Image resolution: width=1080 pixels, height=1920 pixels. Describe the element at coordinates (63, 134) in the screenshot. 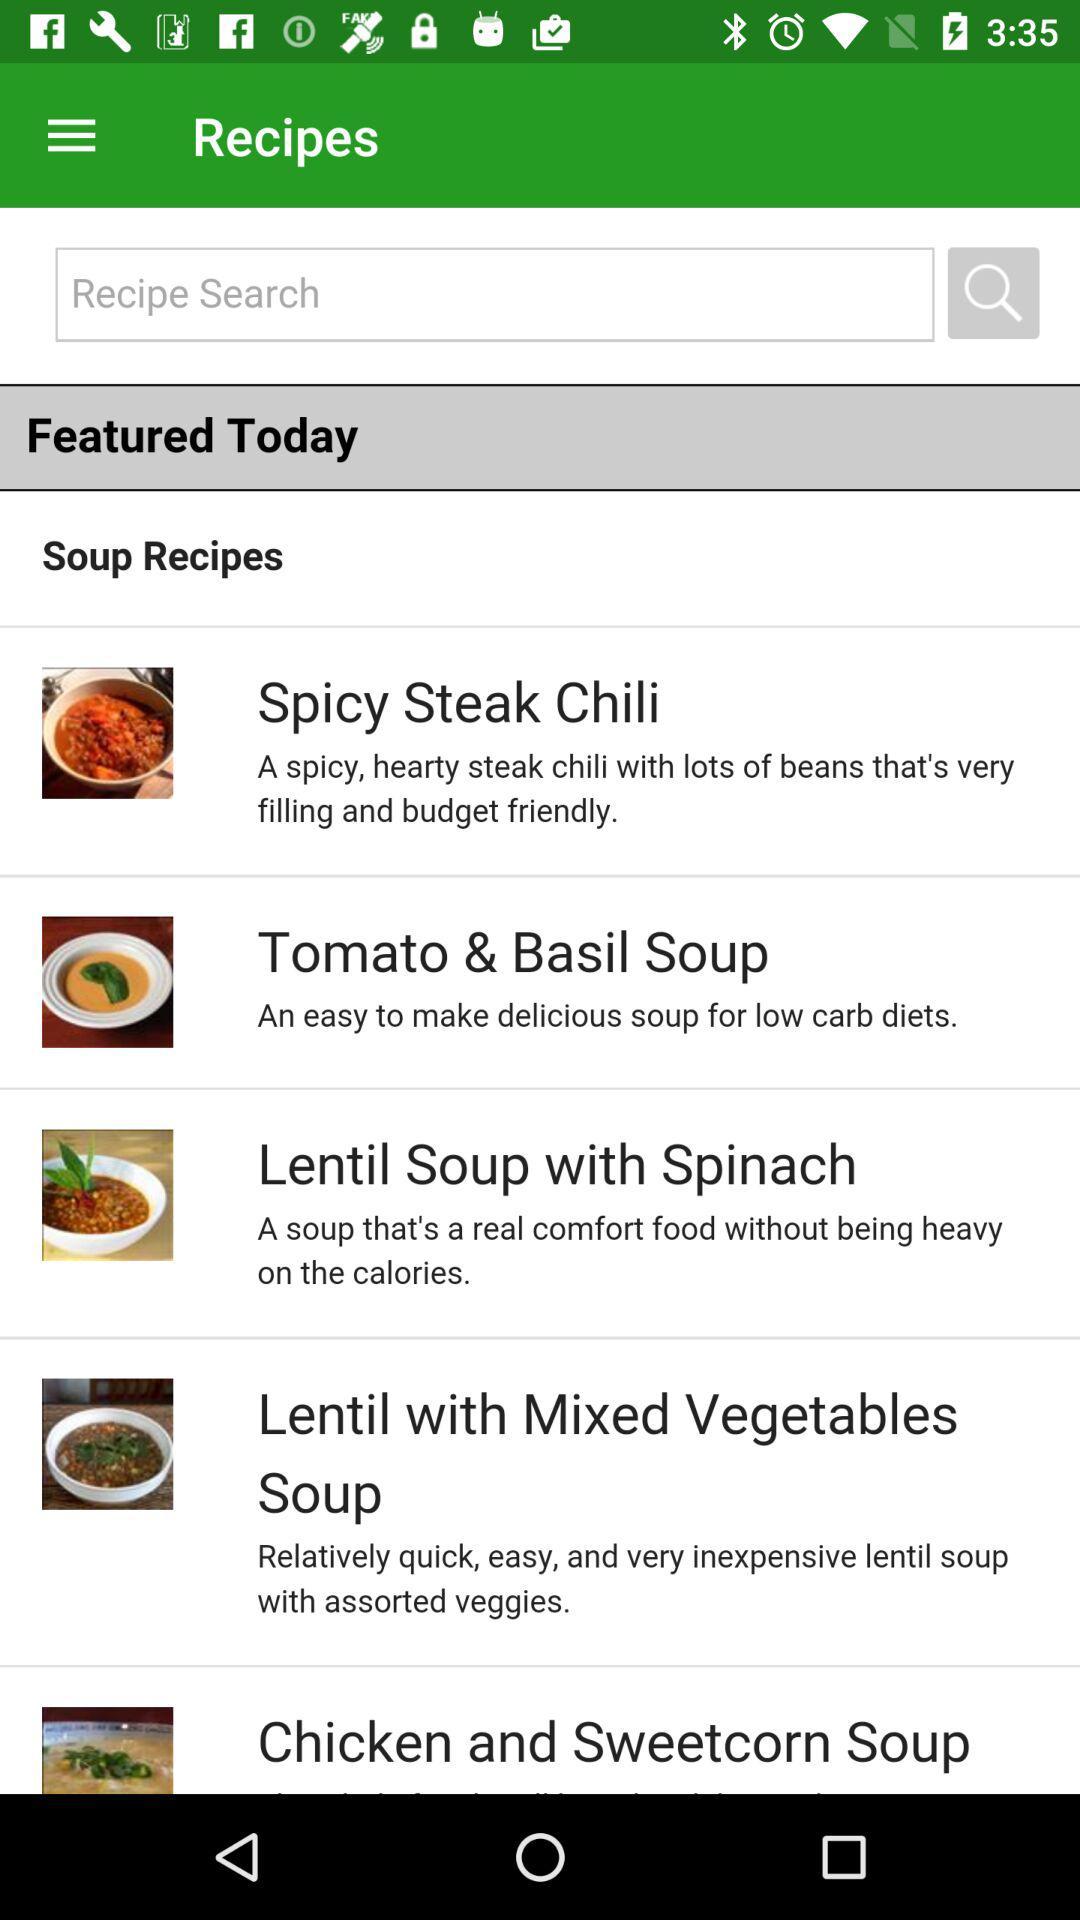

I see `my file seen` at that location.